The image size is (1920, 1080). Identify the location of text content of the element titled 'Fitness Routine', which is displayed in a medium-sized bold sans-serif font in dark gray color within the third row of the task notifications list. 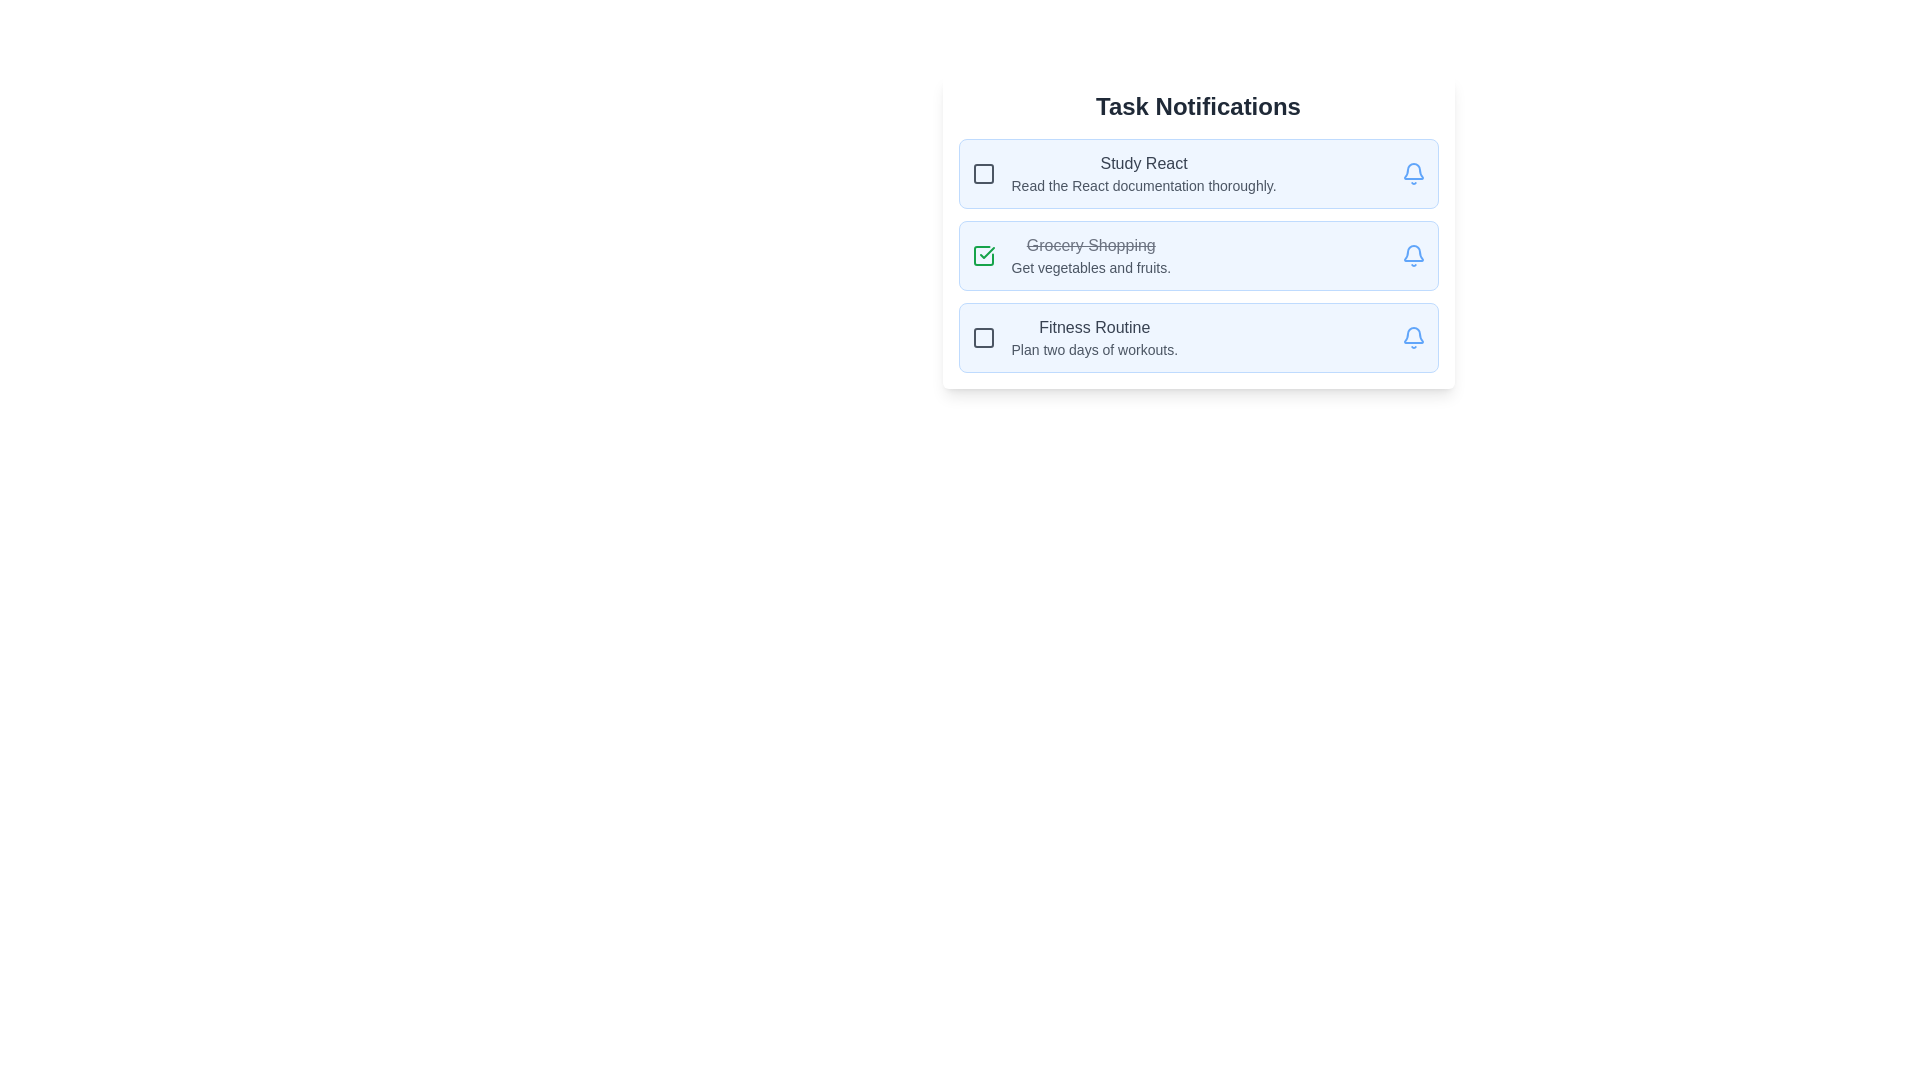
(1093, 326).